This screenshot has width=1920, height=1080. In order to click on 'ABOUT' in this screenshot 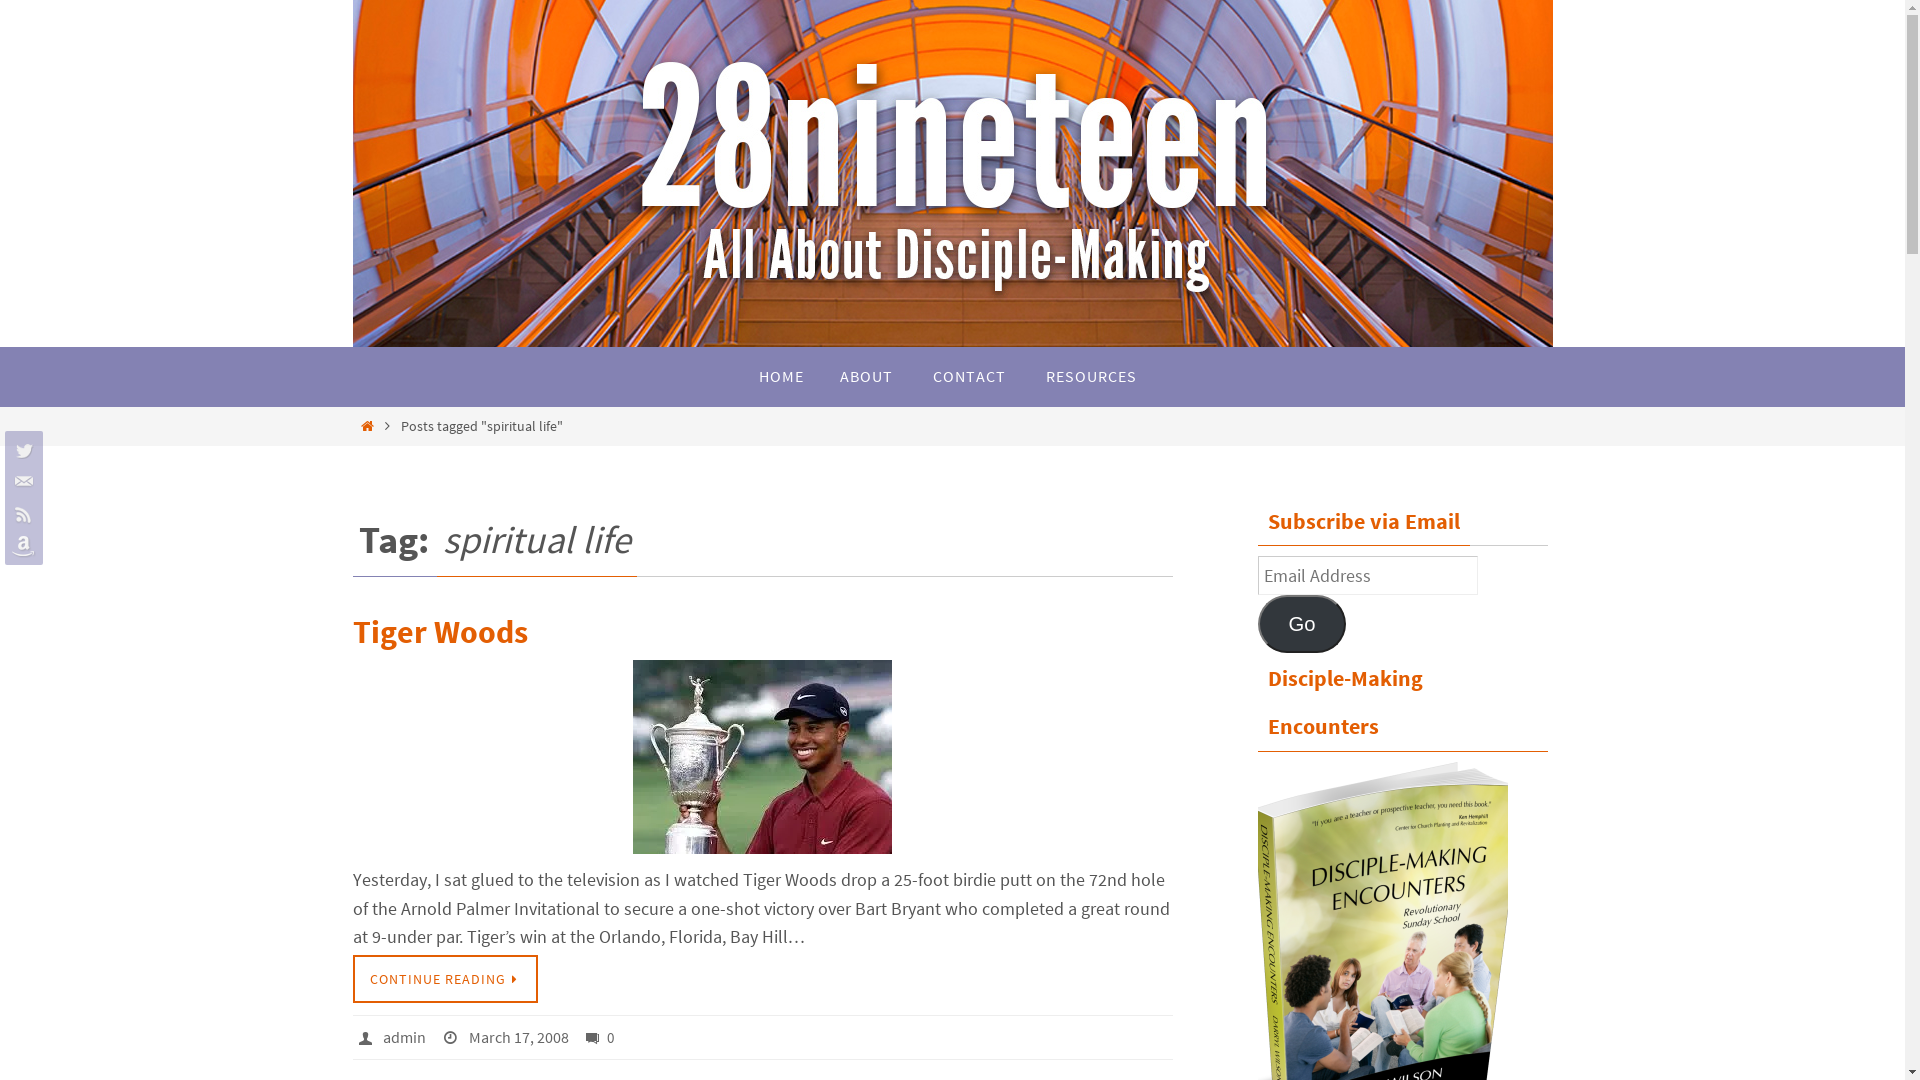, I will do `click(866, 377)`.